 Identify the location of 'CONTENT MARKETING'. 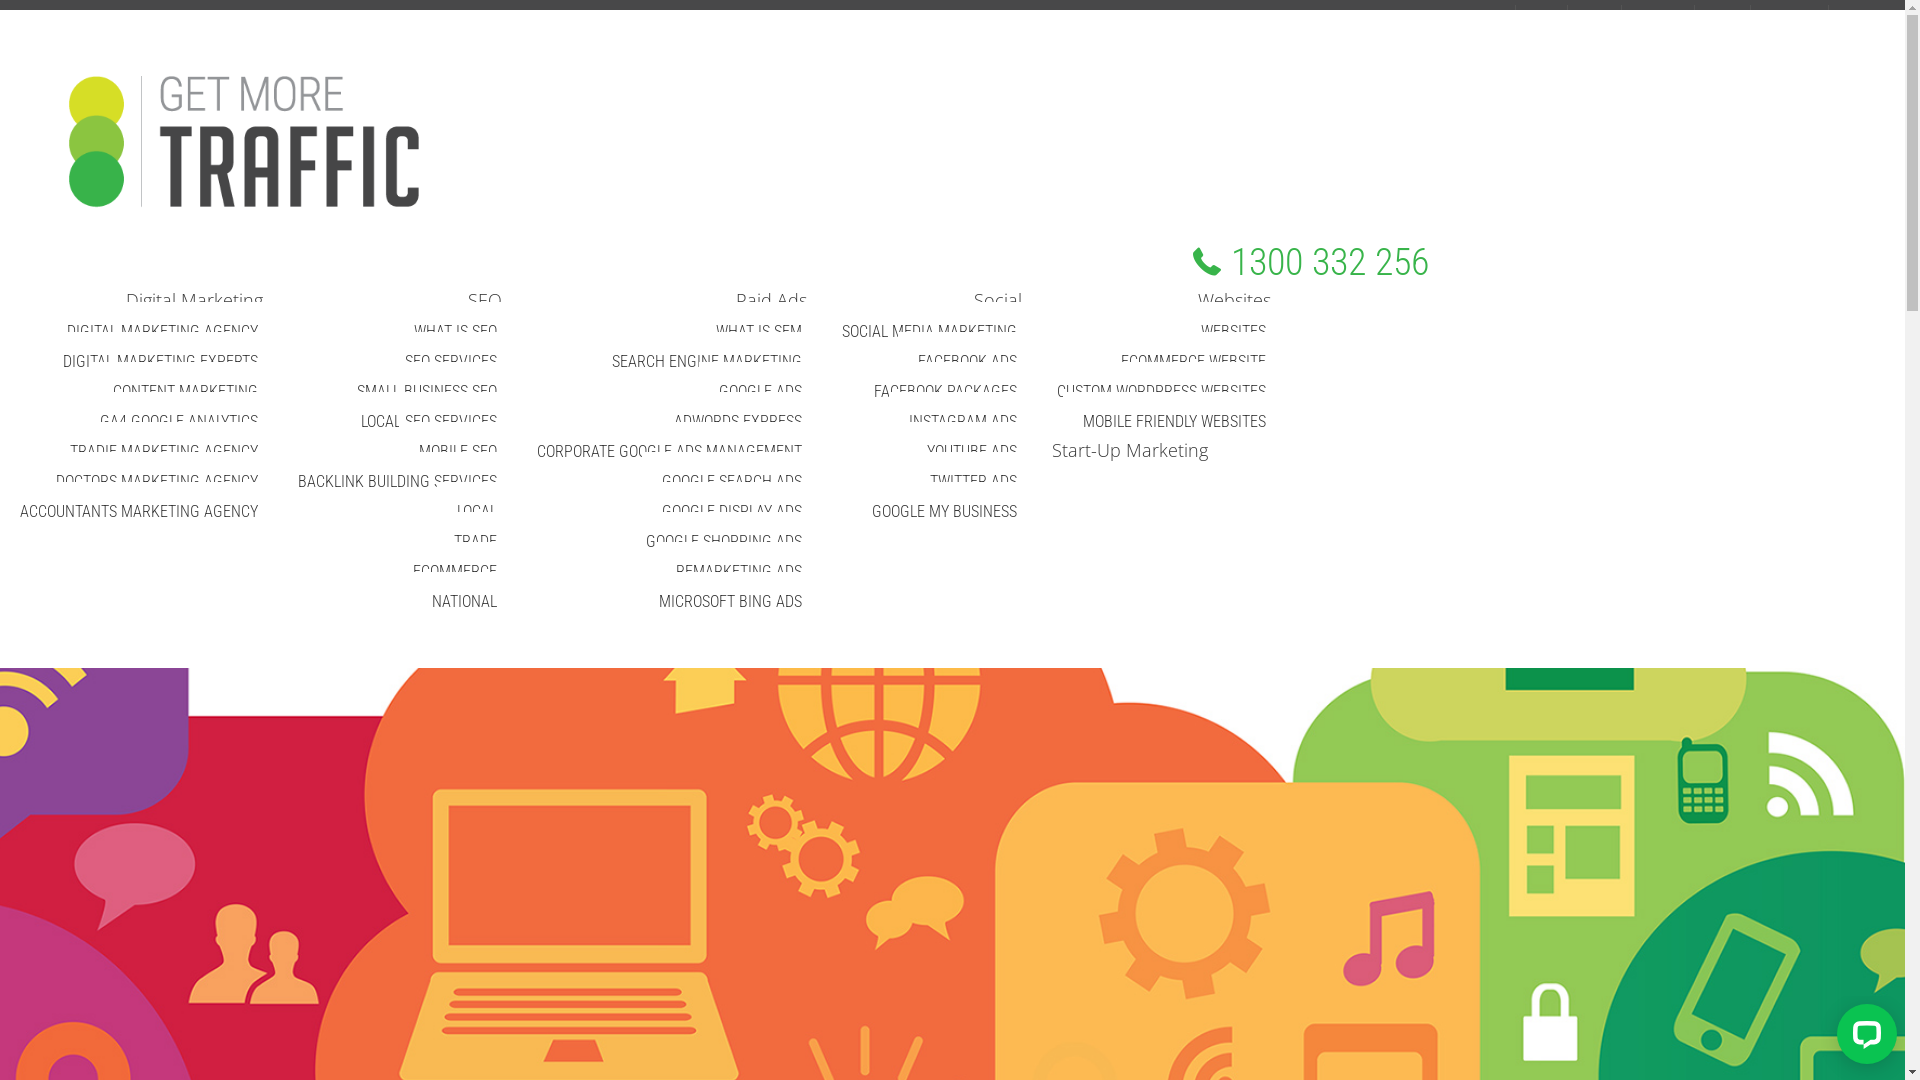
(91, 391).